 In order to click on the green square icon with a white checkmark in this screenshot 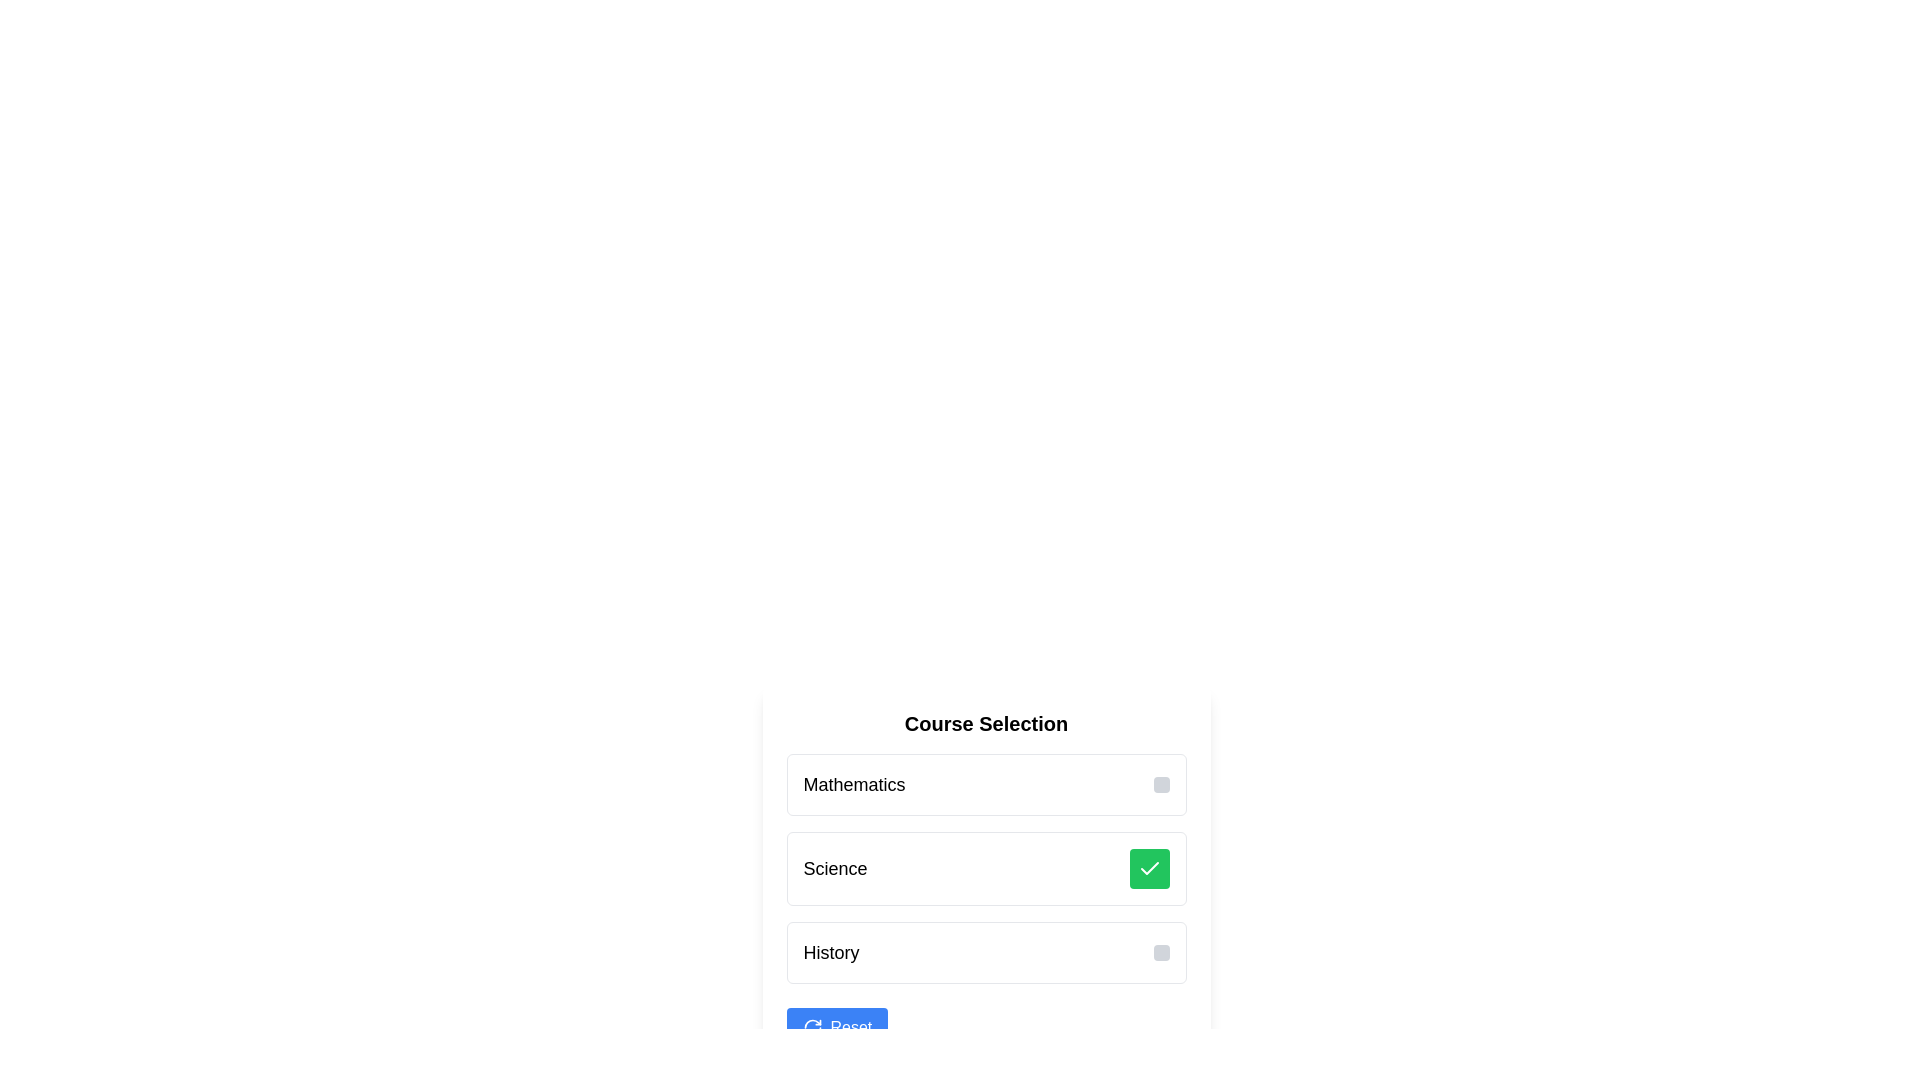, I will do `click(1149, 867)`.